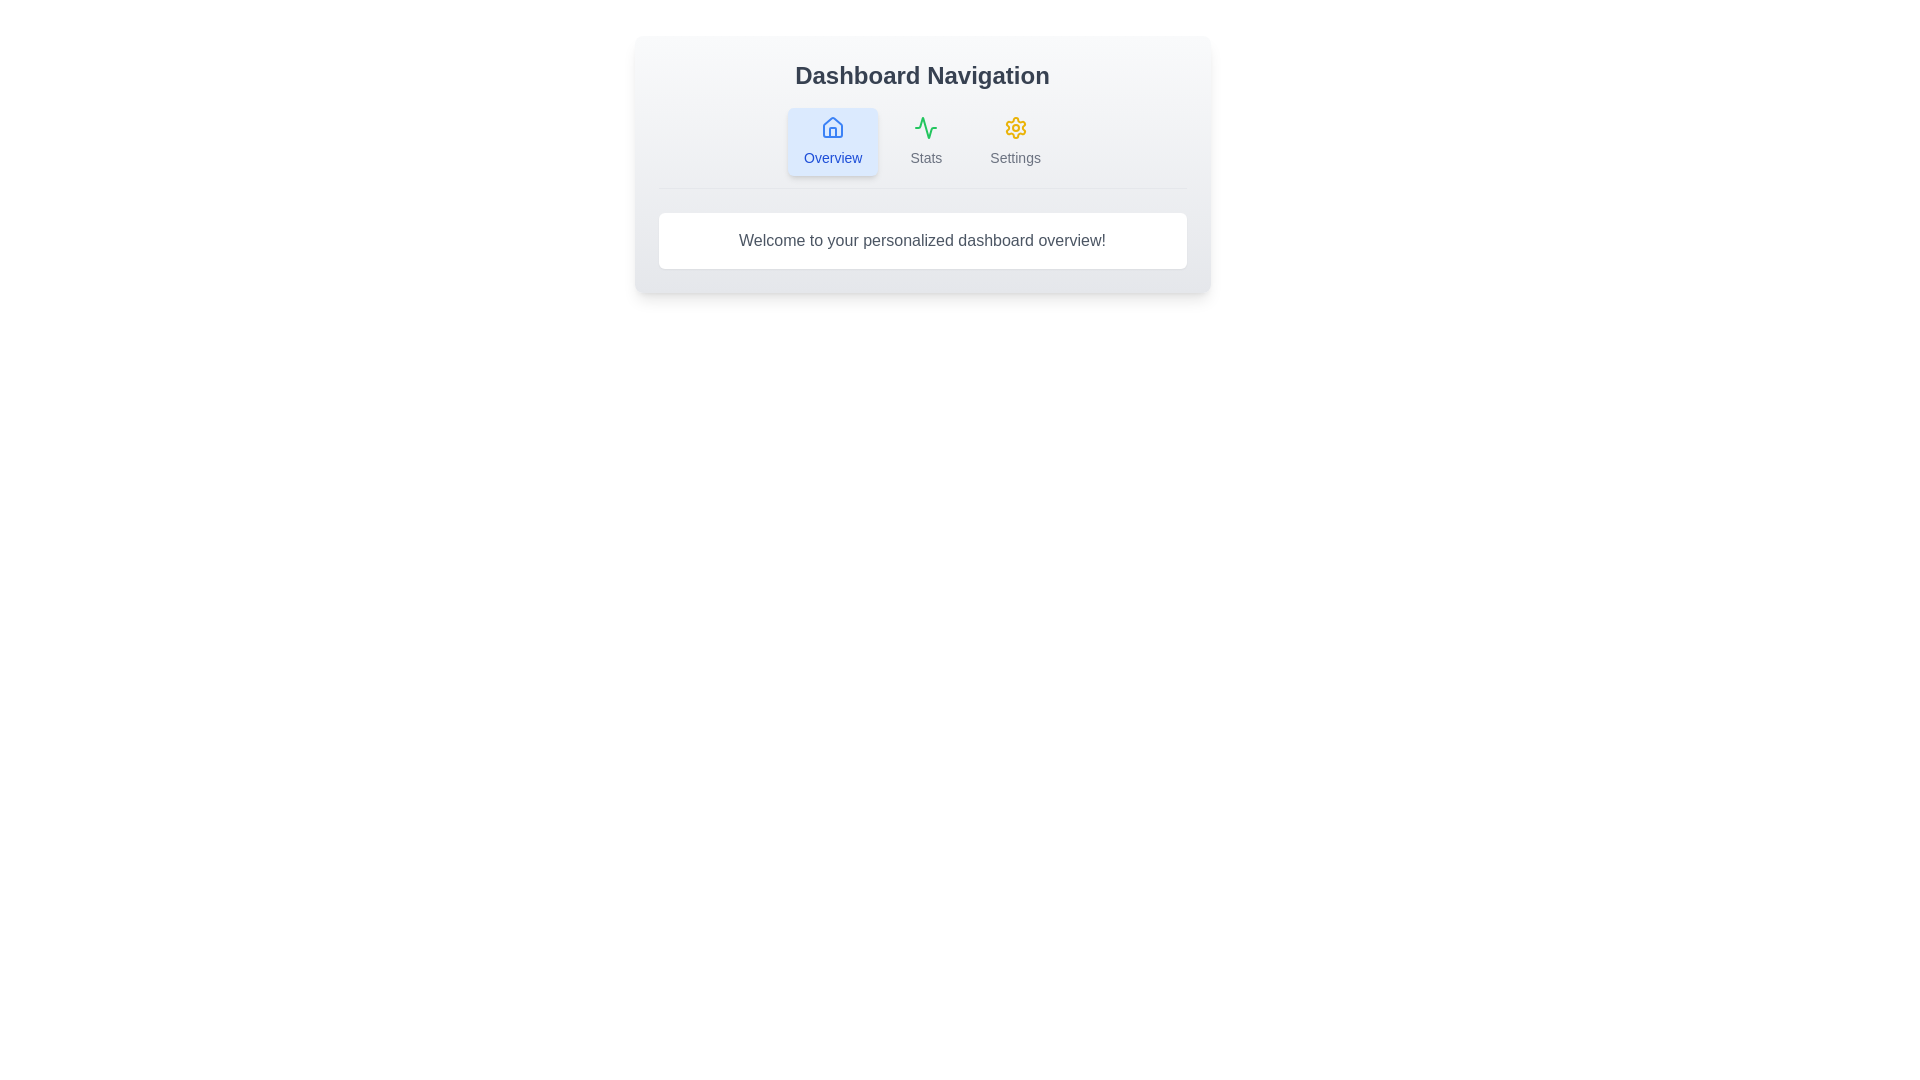  I want to click on the Overview tab in the TabbedDashboard, so click(833, 141).